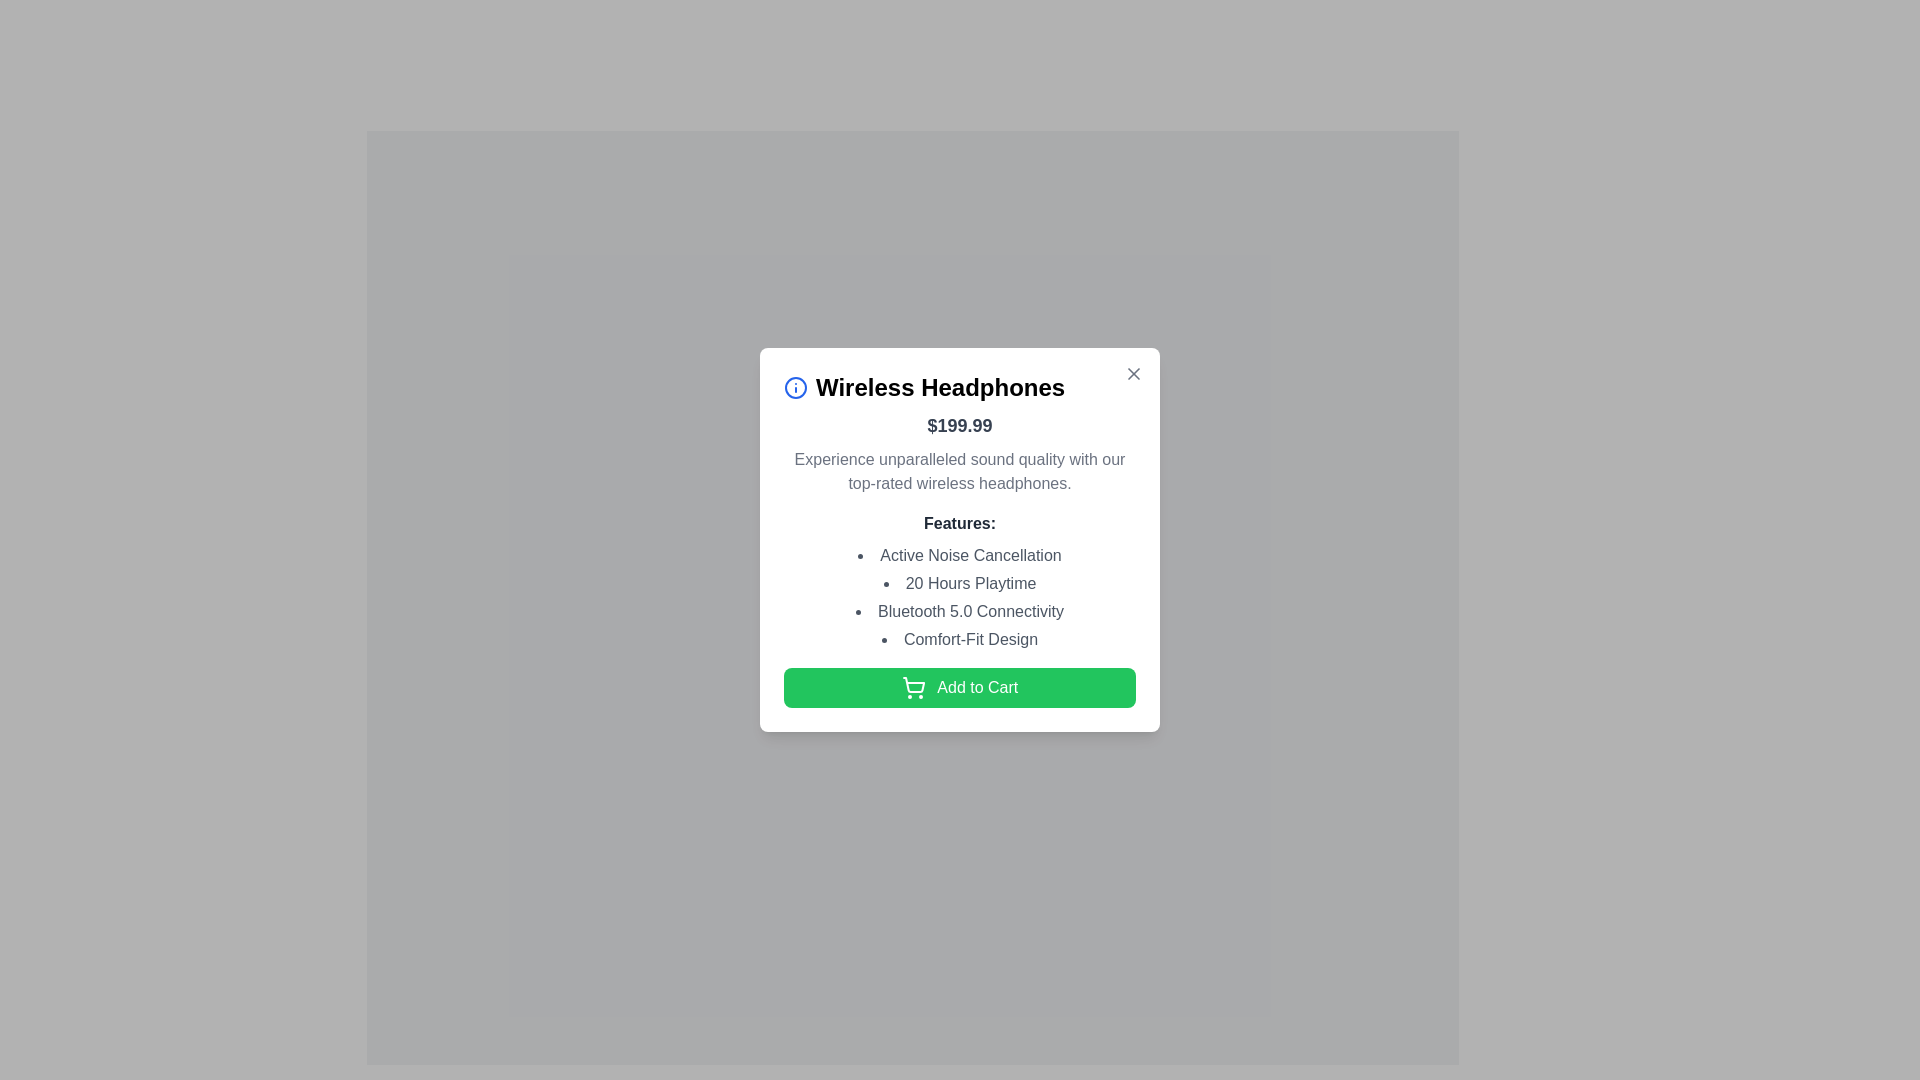 This screenshot has height=1080, width=1920. Describe the element at coordinates (960, 522) in the screenshot. I see `the bold gray text label displaying 'Features:' located within the product information card` at that location.